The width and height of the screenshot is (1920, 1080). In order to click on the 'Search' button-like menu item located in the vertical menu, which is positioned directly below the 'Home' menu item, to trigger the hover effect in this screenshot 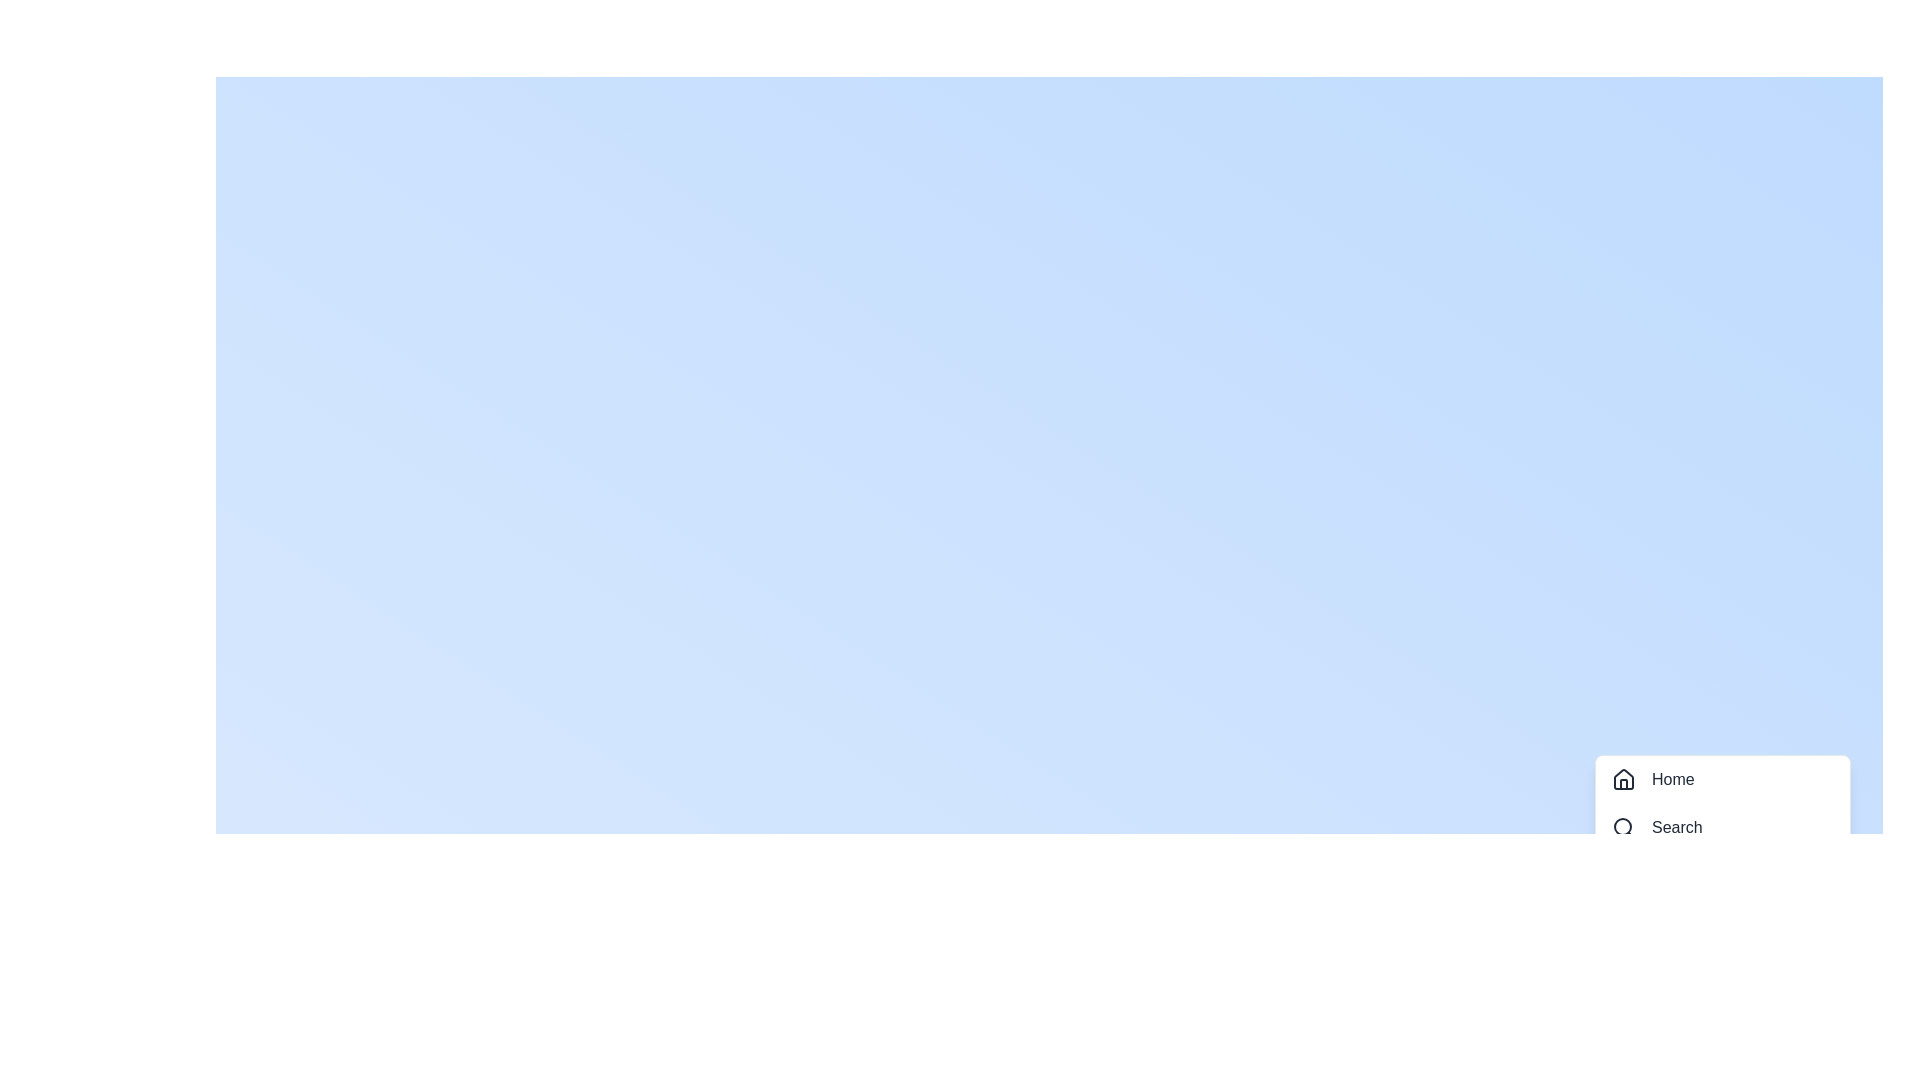, I will do `click(1722, 828)`.